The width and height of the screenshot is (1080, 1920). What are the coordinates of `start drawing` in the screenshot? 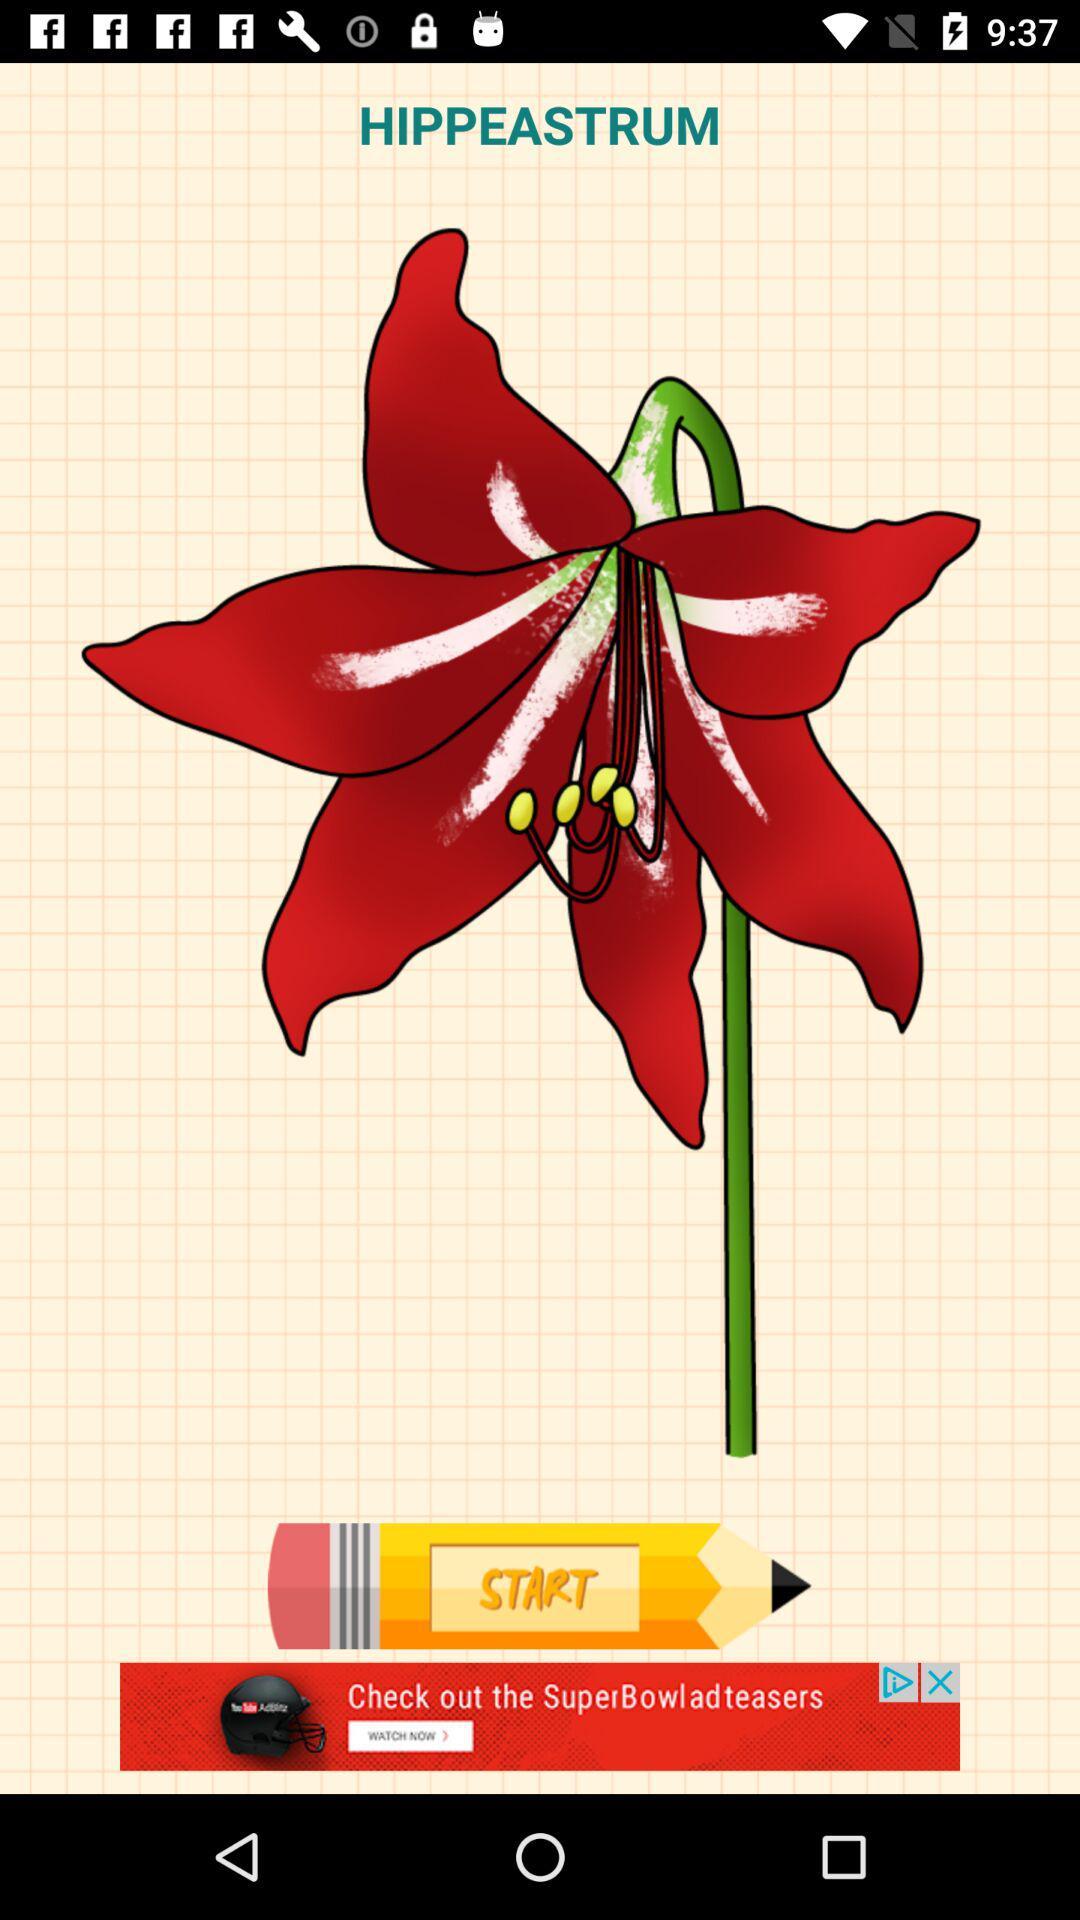 It's located at (538, 1585).